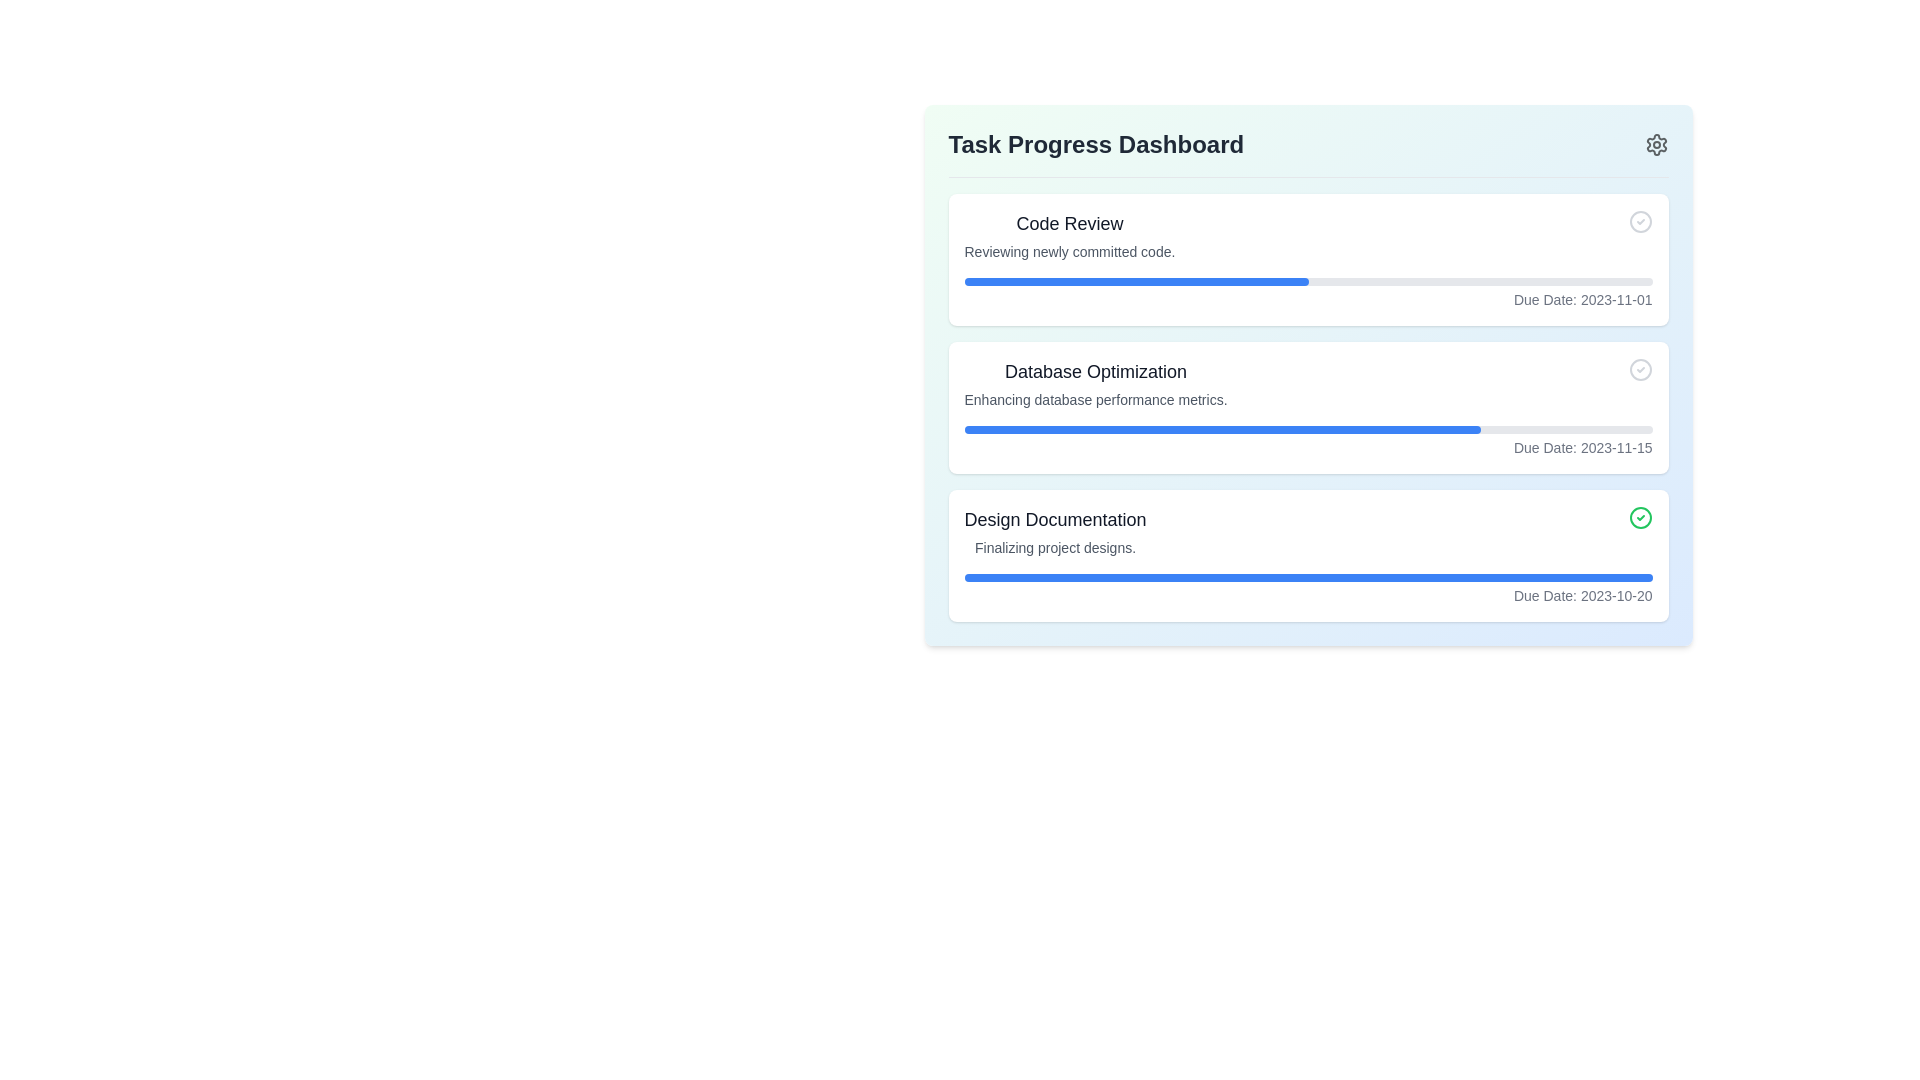 This screenshot has height=1080, width=1920. Describe the element at coordinates (1308, 578) in the screenshot. I see `the progress bar that visually represents progress and is located directly above the text element displaying 'Due Date: 2023-10-20', centered in the 'Design Documentation' card` at that location.